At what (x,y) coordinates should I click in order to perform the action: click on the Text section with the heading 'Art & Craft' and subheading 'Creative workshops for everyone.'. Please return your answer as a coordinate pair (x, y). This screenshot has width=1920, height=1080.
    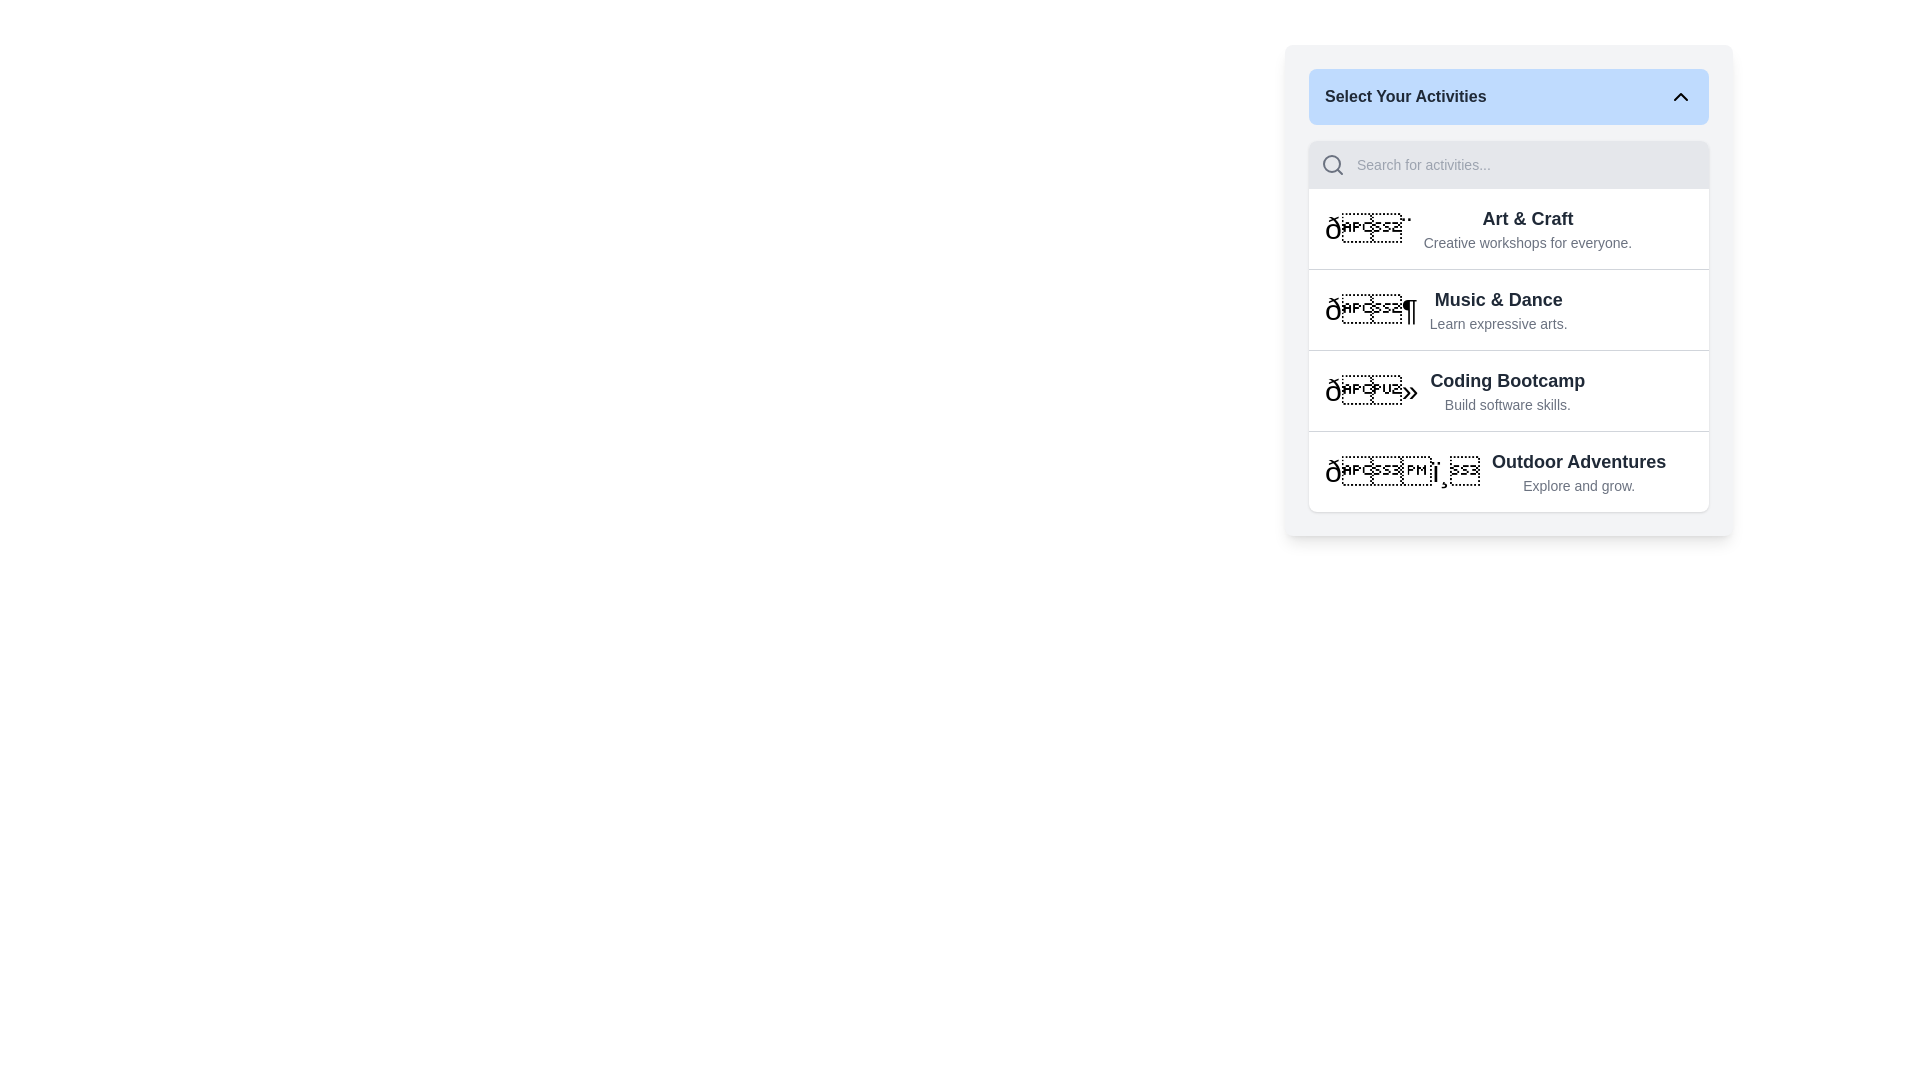
    Looking at the image, I should click on (1508, 227).